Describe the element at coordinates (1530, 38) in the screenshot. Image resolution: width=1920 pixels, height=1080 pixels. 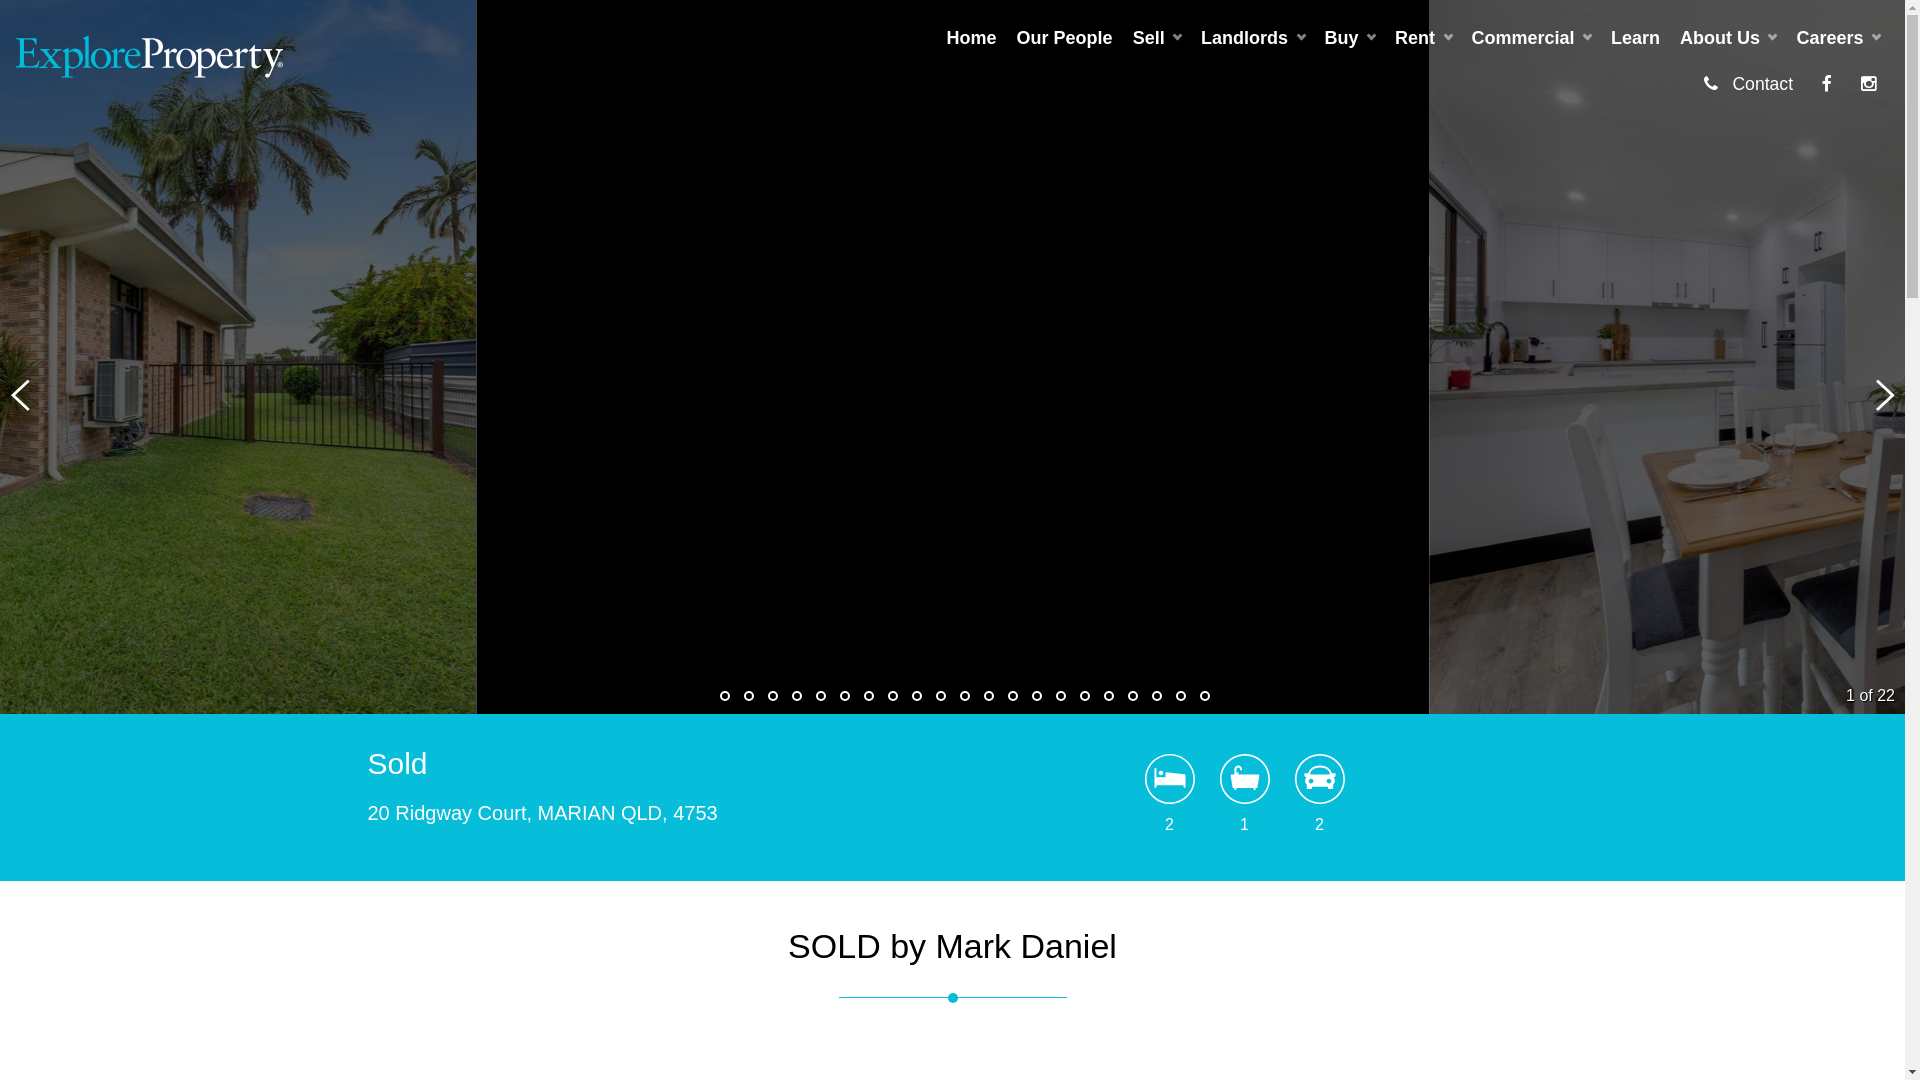
I see `'Commercial'` at that location.